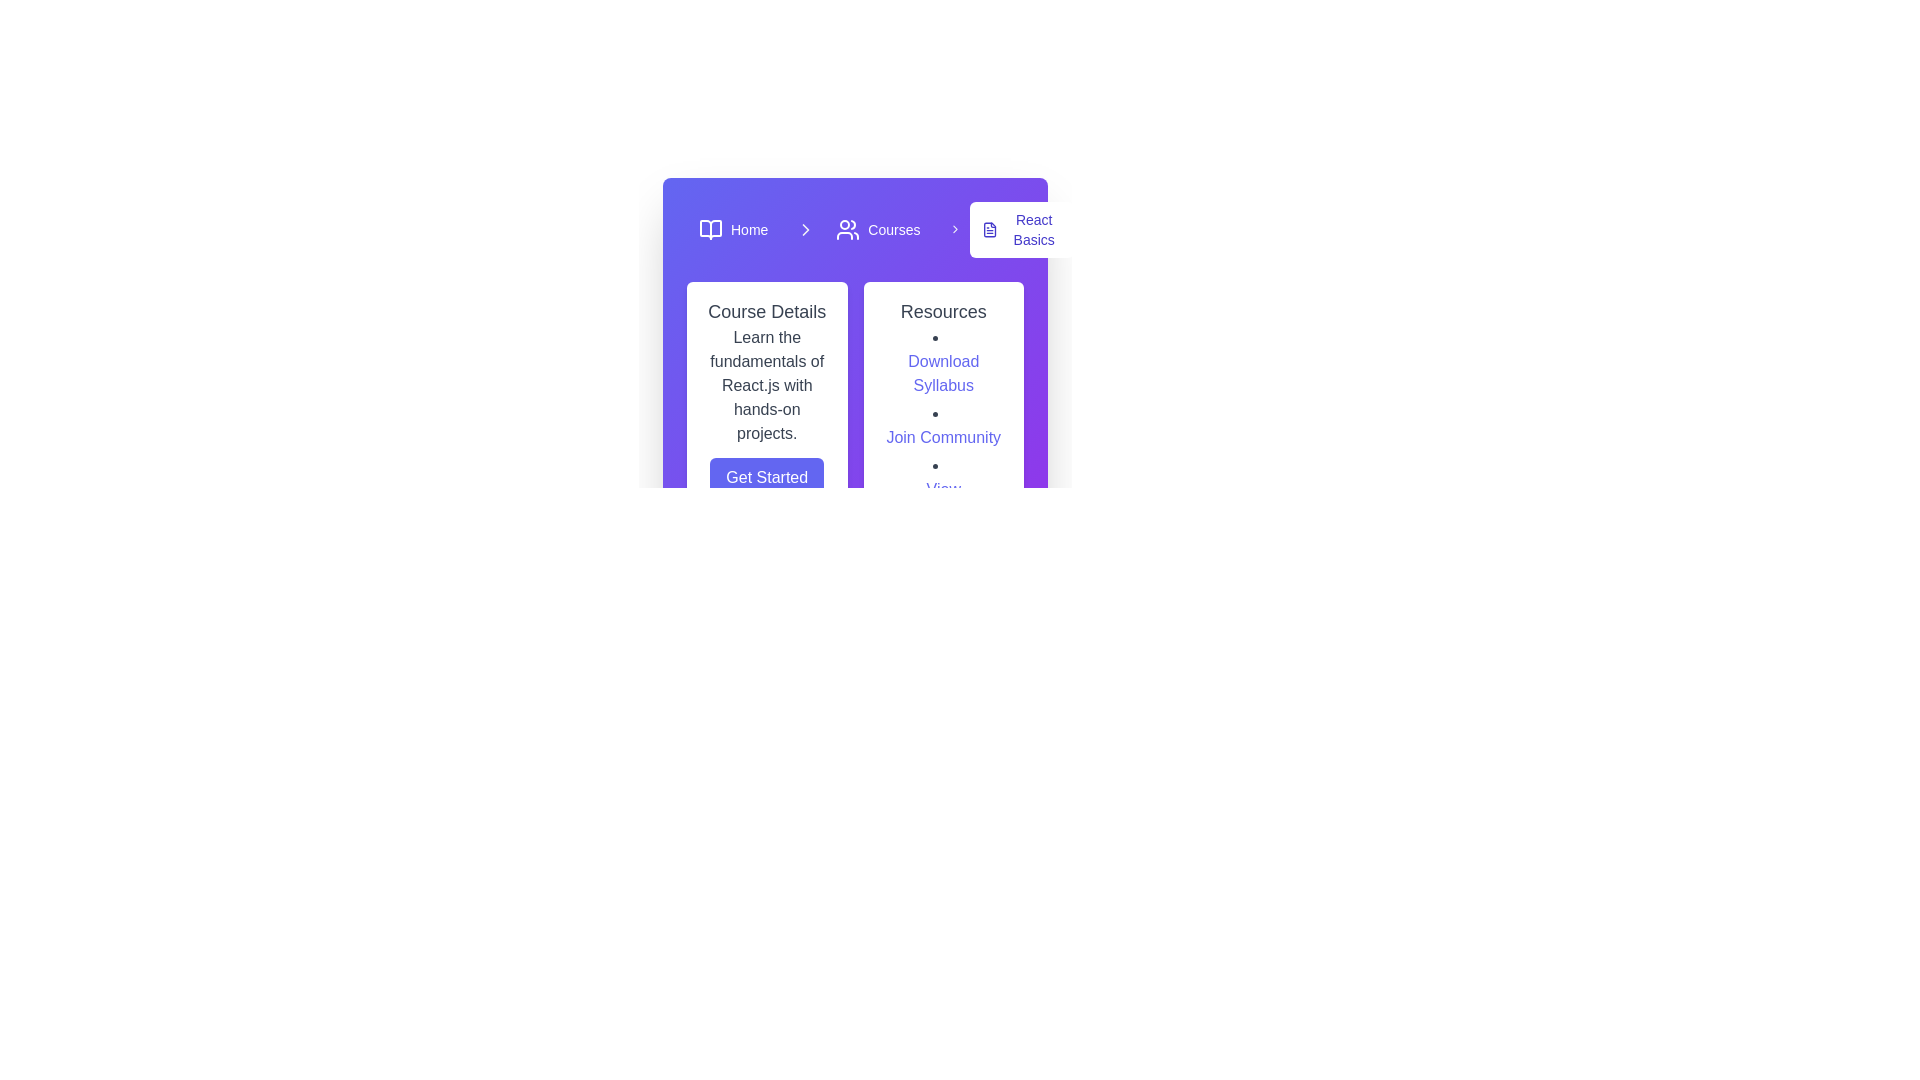 The width and height of the screenshot is (1920, 1080). I want to click on the hyperlink located in the 'Resources' section, which is the second item in the vertical list of links, so click(942, 424).